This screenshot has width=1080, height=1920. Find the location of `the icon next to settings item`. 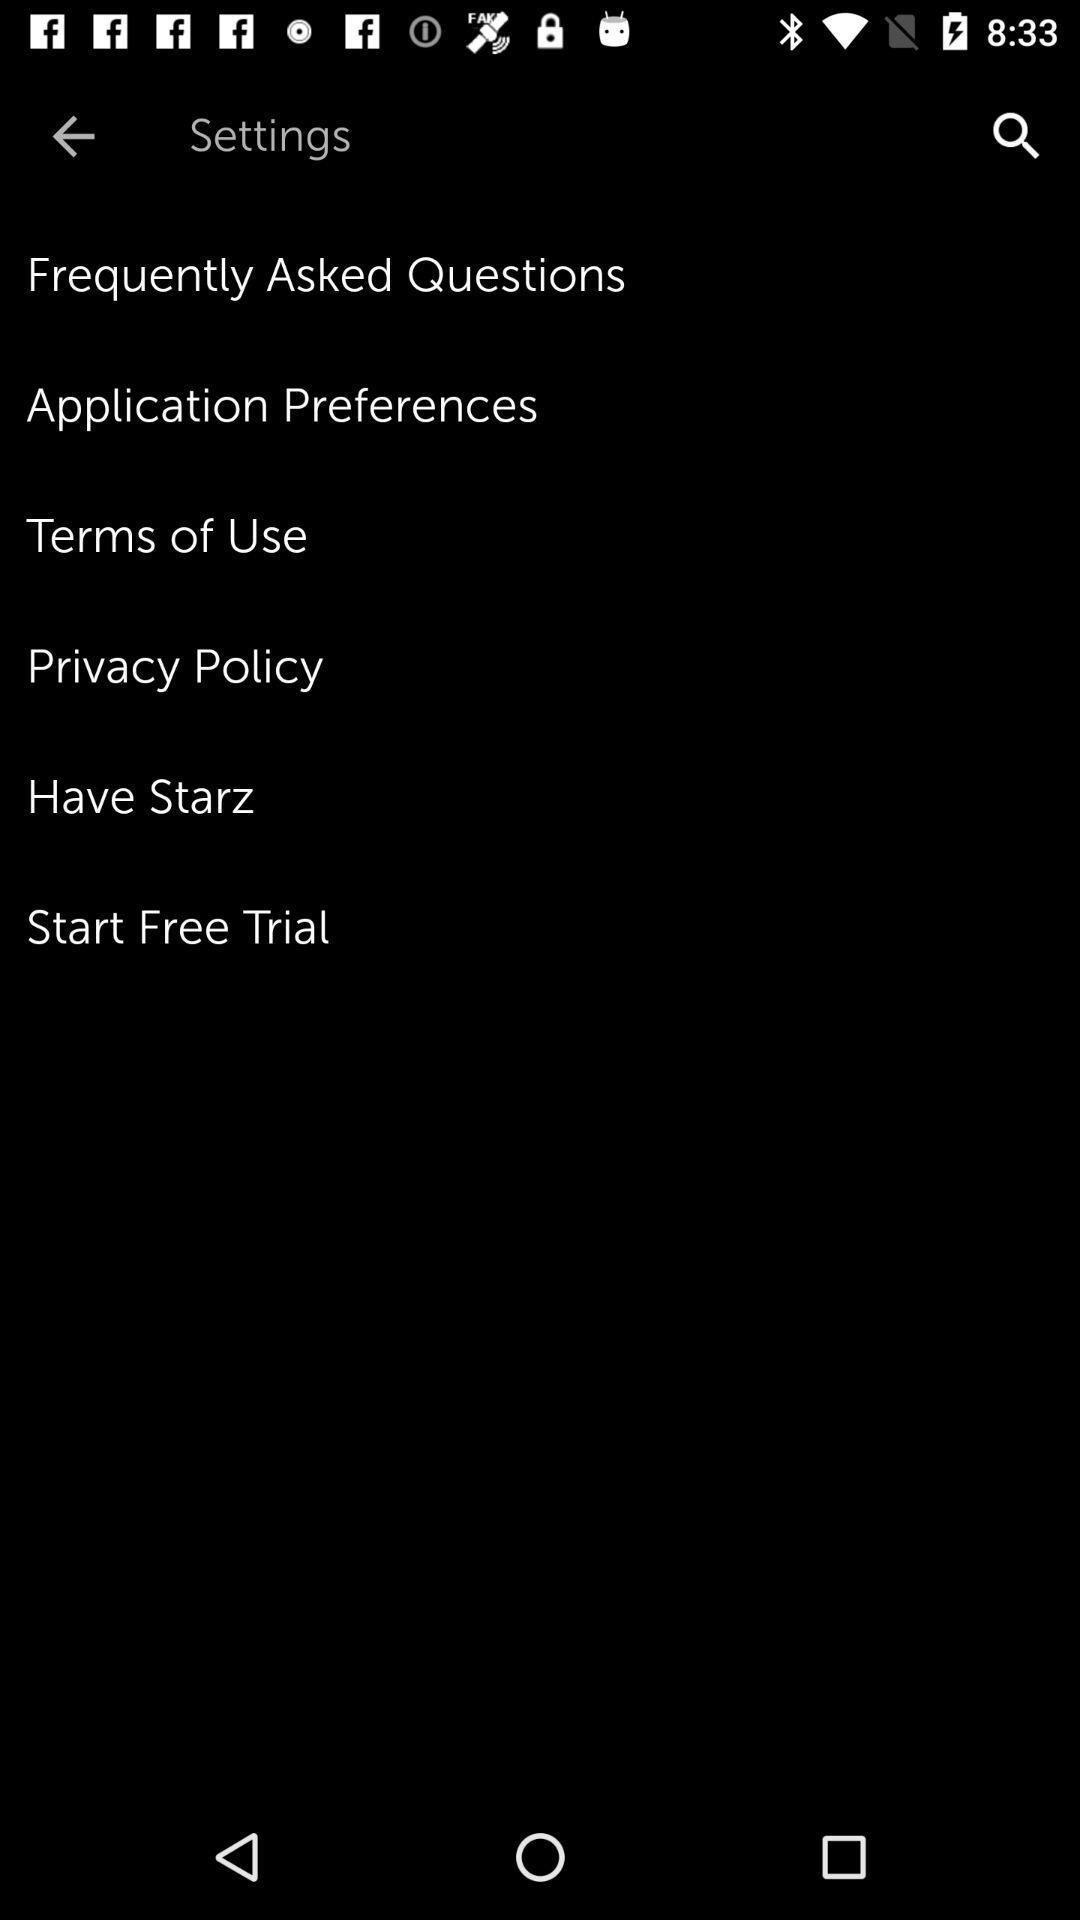

the icon next to settings item is located at coordinates (72, 135).